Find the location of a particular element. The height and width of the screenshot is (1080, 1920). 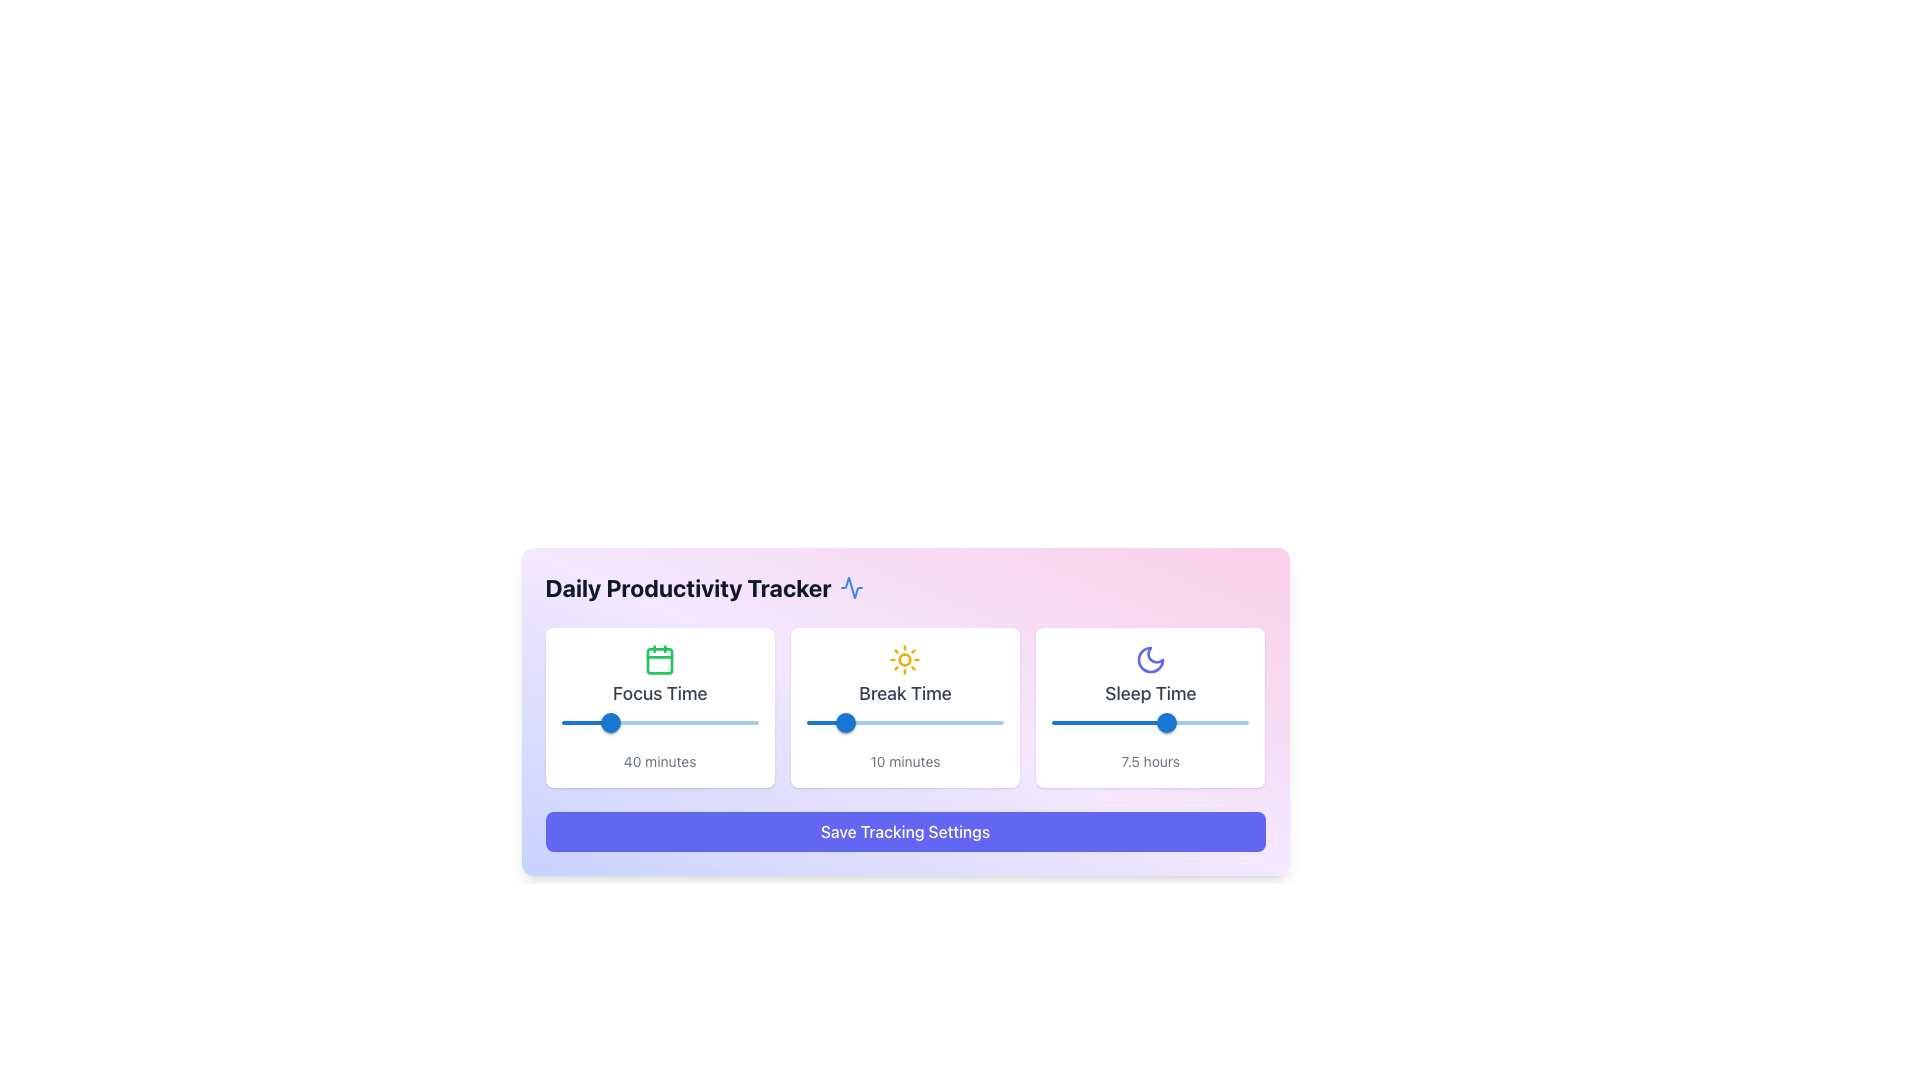

the Text Label displaying '40 minutes' located beneath the slider in the 'Focus Time' section is located at coordinates (660, 762).